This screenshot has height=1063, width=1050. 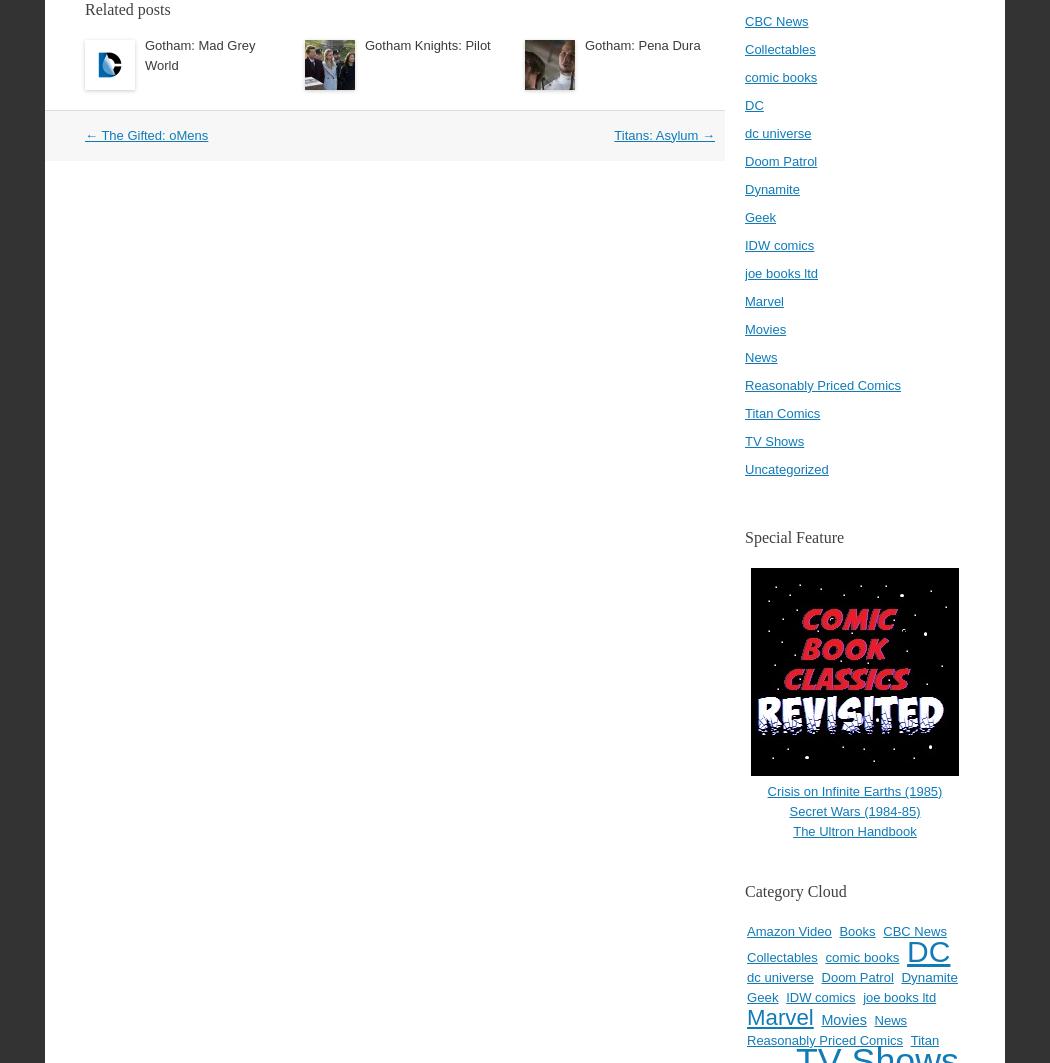 What do you see at coordinates (838, 929) in the screenshot?
I see `'Books'` at bounding box center [838, 929].